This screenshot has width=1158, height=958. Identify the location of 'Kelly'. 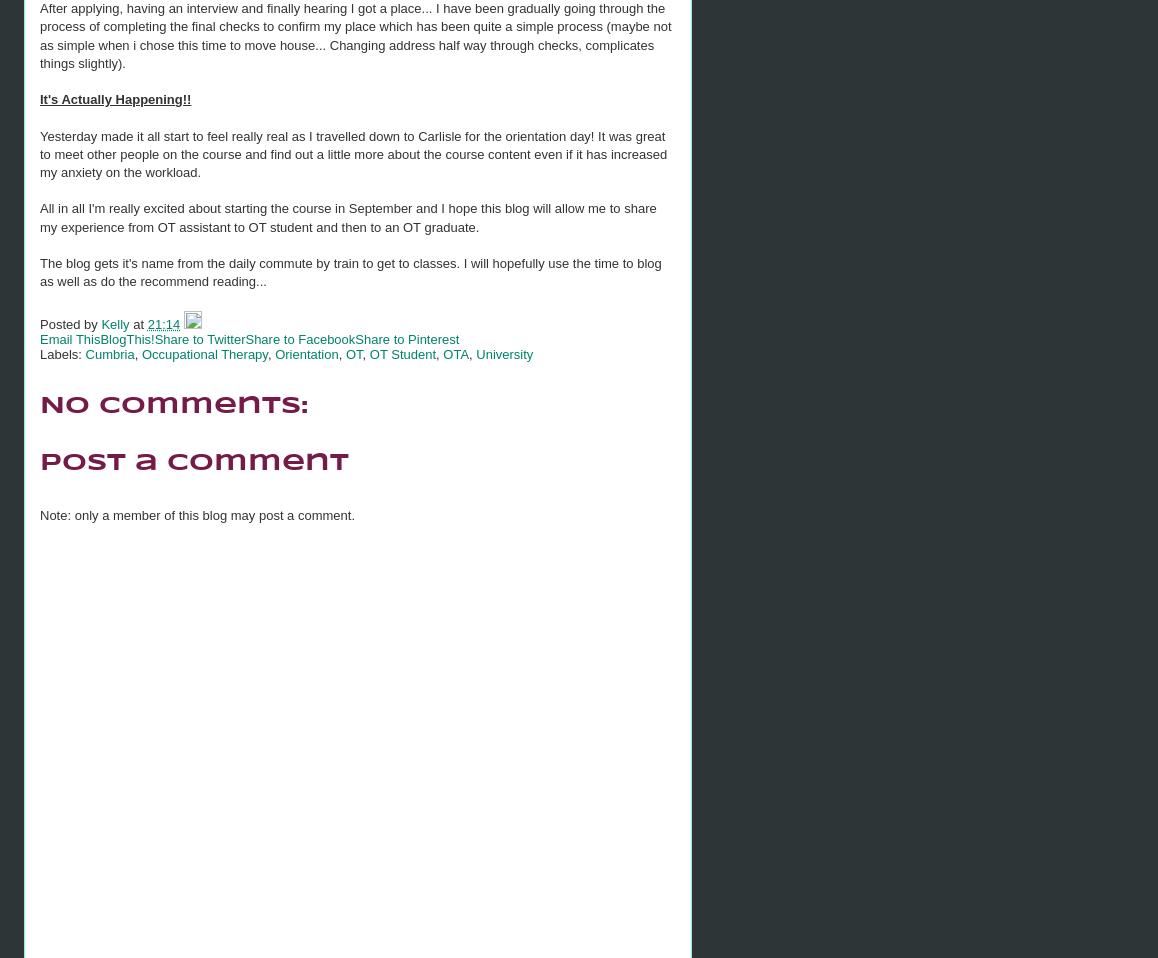
(100, 322).